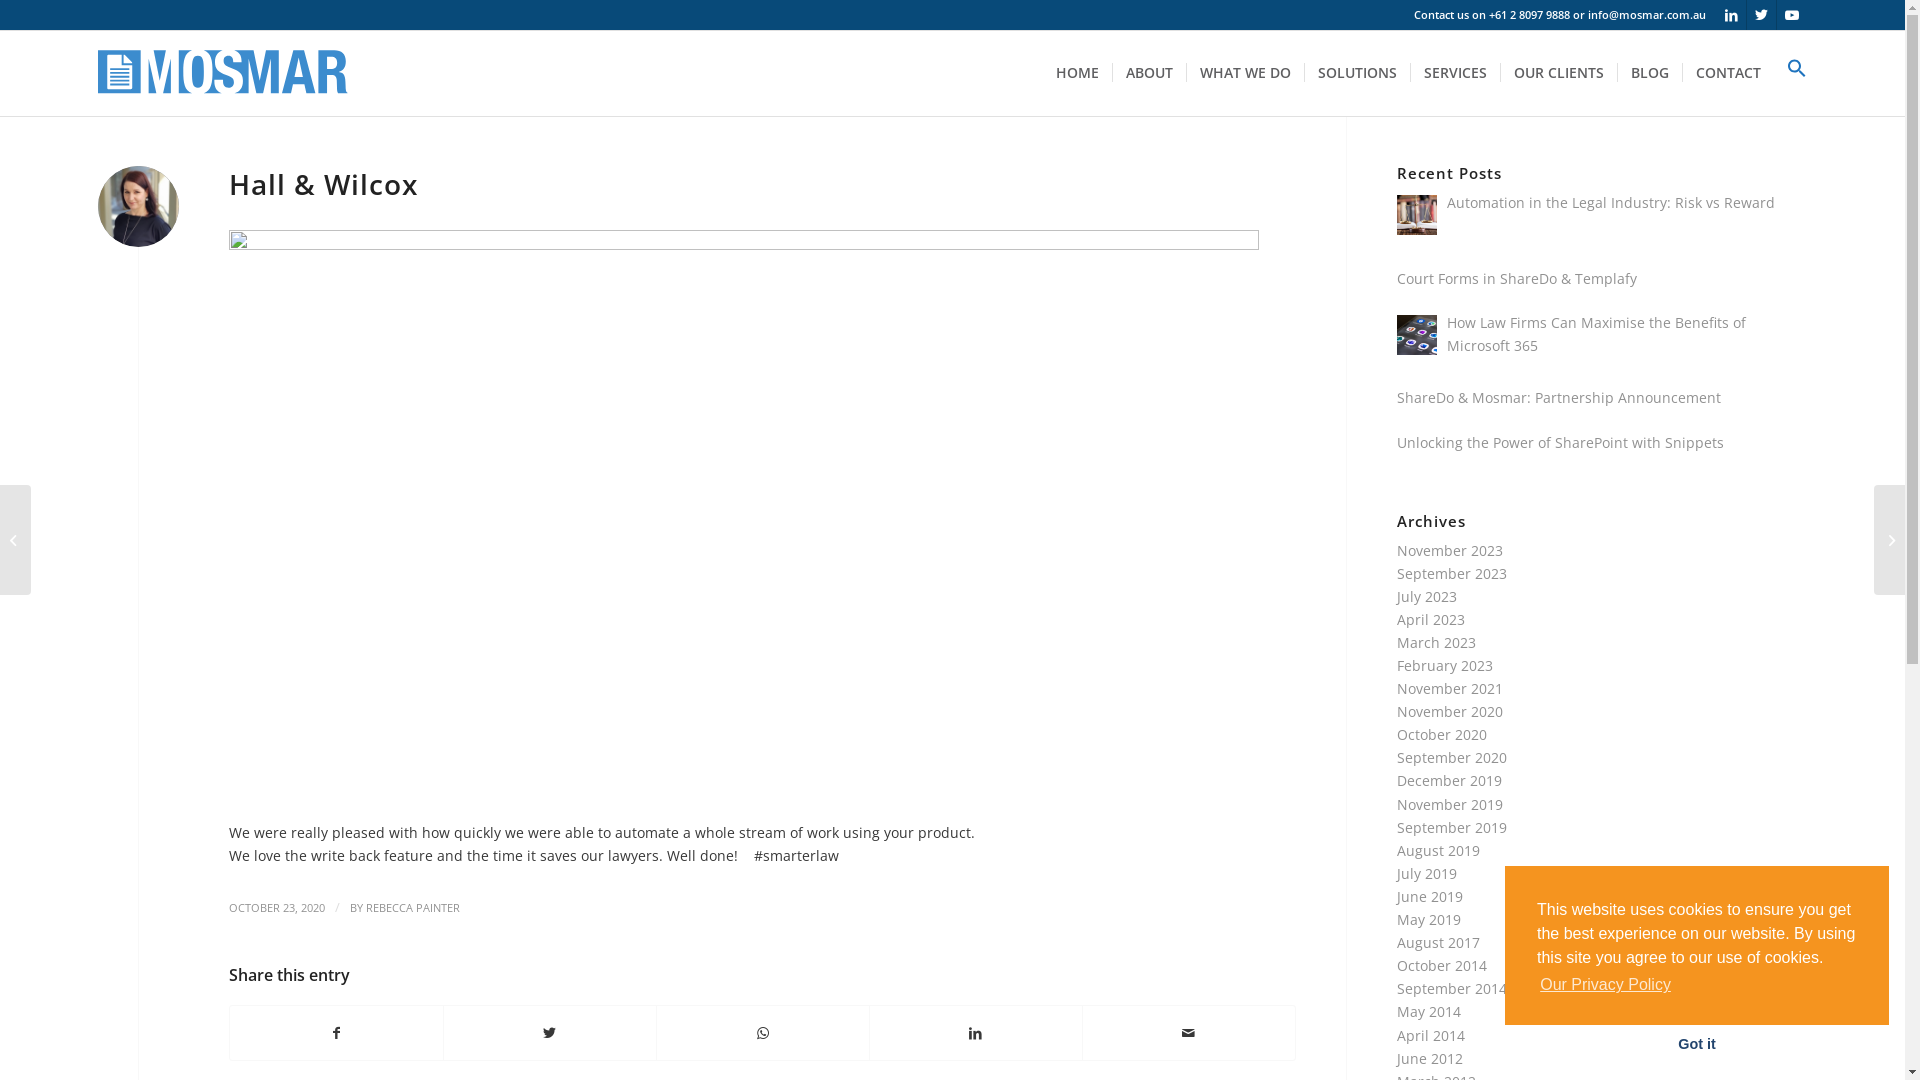 Image resolution: width=1920 pixels, height=1080 pixels. I want to click on 'Our Privacy Policy', so click(1605, 983).